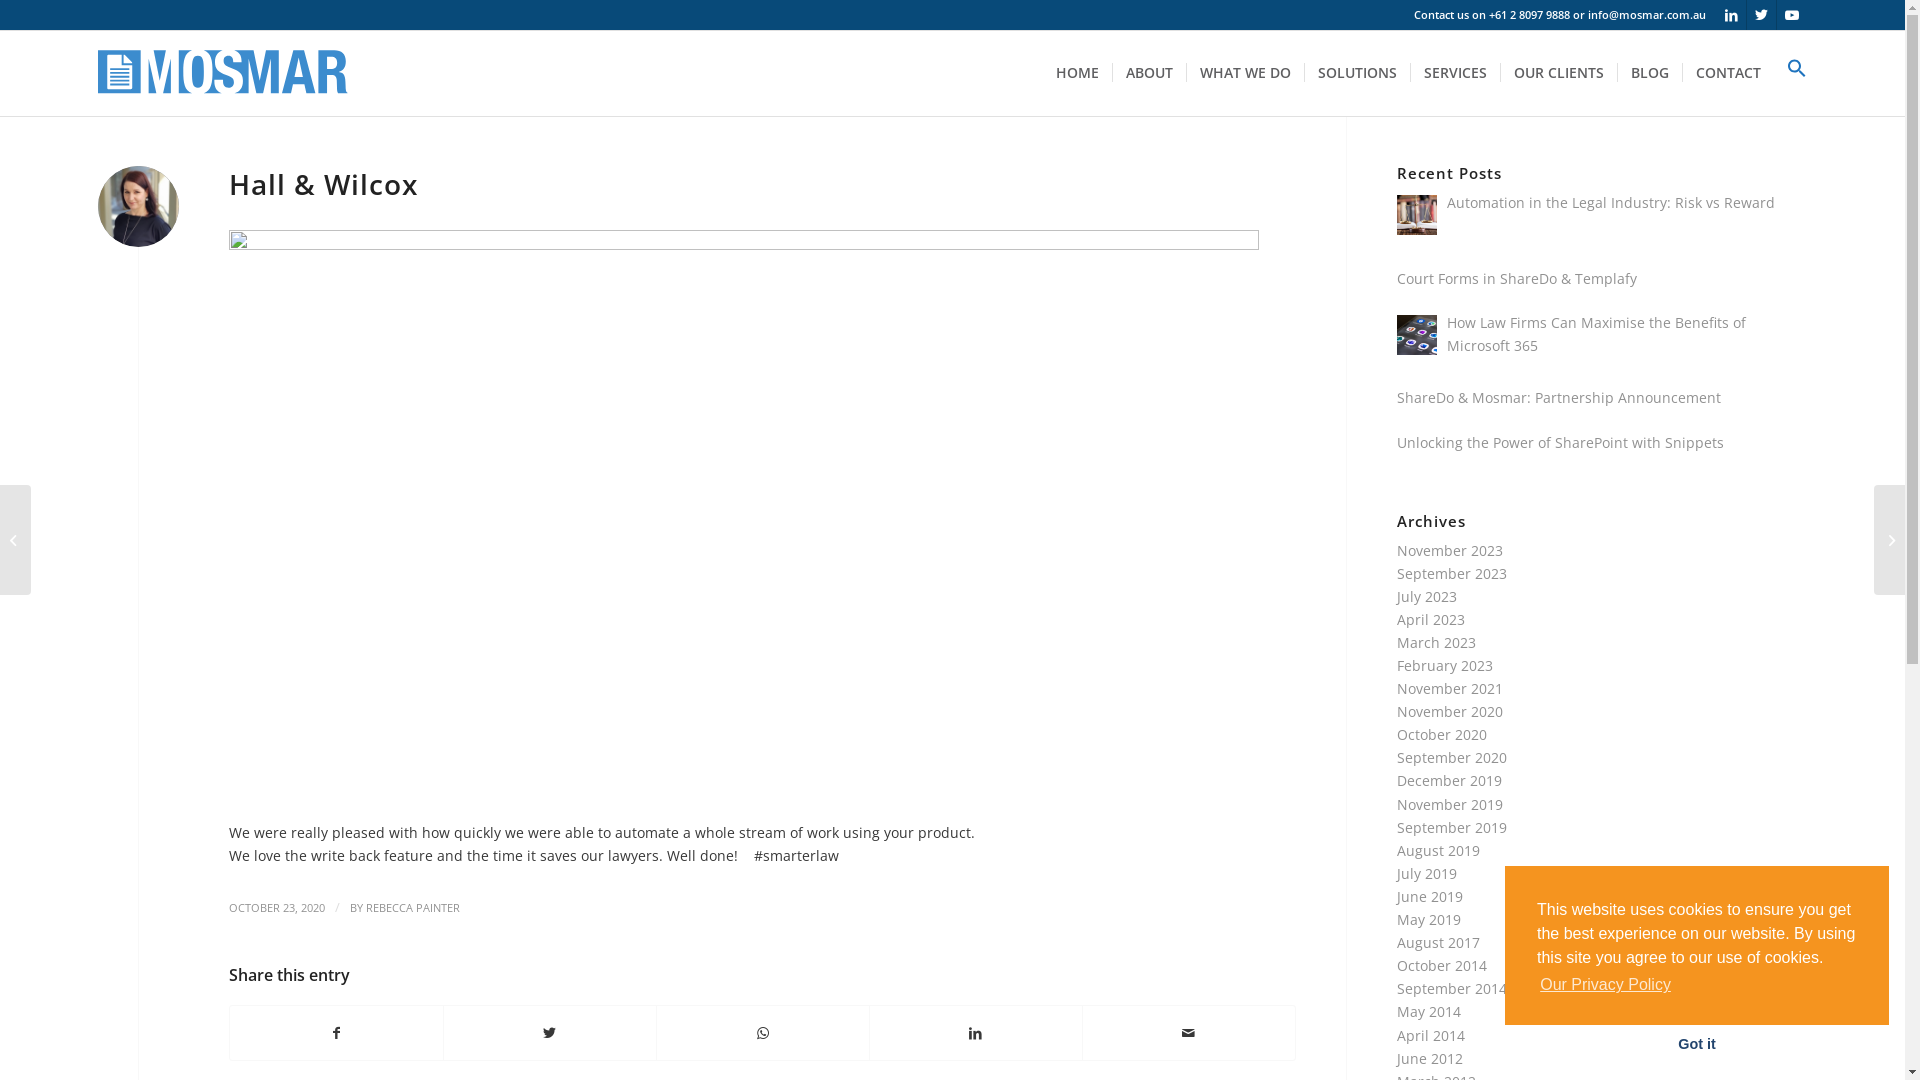 Image resolution: width=1920 pixels, height=1080 pixels. I want to click on 'Our Privacy Policy', so click(1605, 983).